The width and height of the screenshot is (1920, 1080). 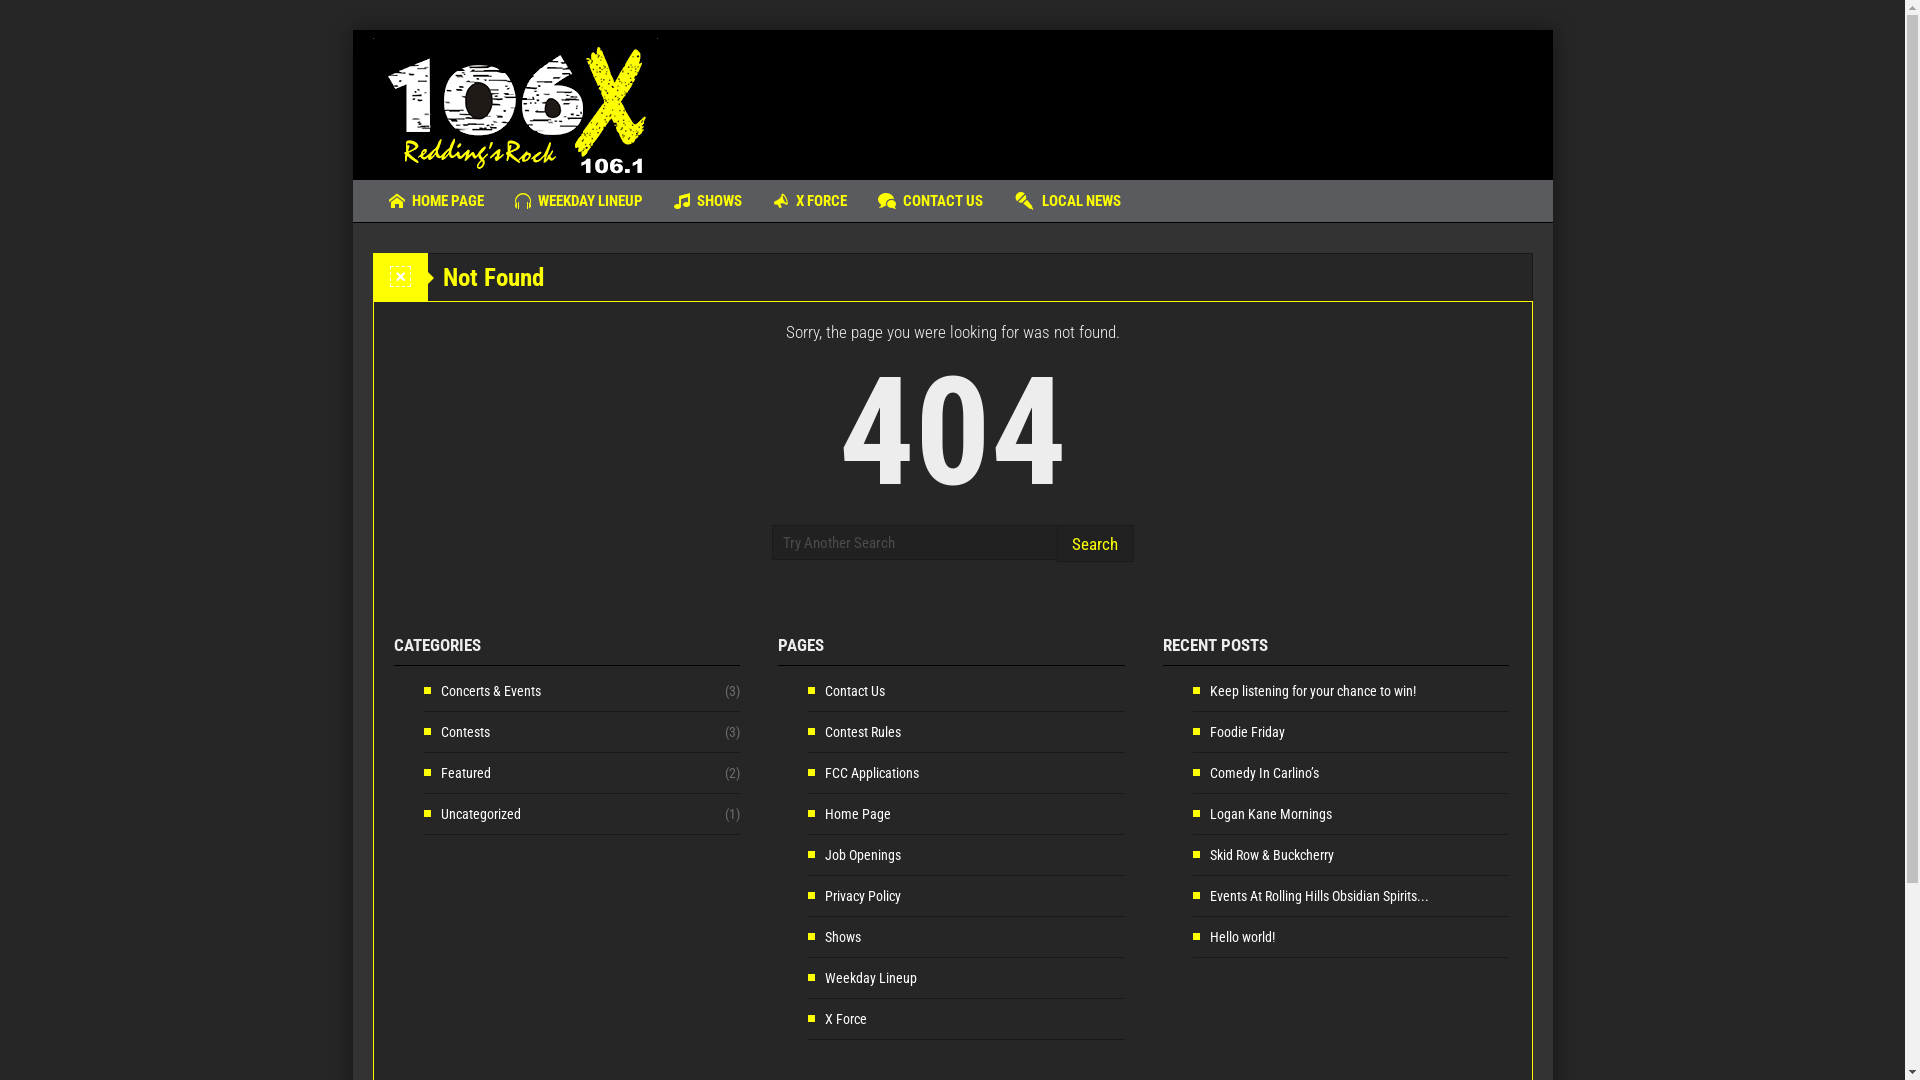 What do you see at coordinates (854, 855) in the screenshot?
I see `'Job Openings'` at bounding box center [854, 855].